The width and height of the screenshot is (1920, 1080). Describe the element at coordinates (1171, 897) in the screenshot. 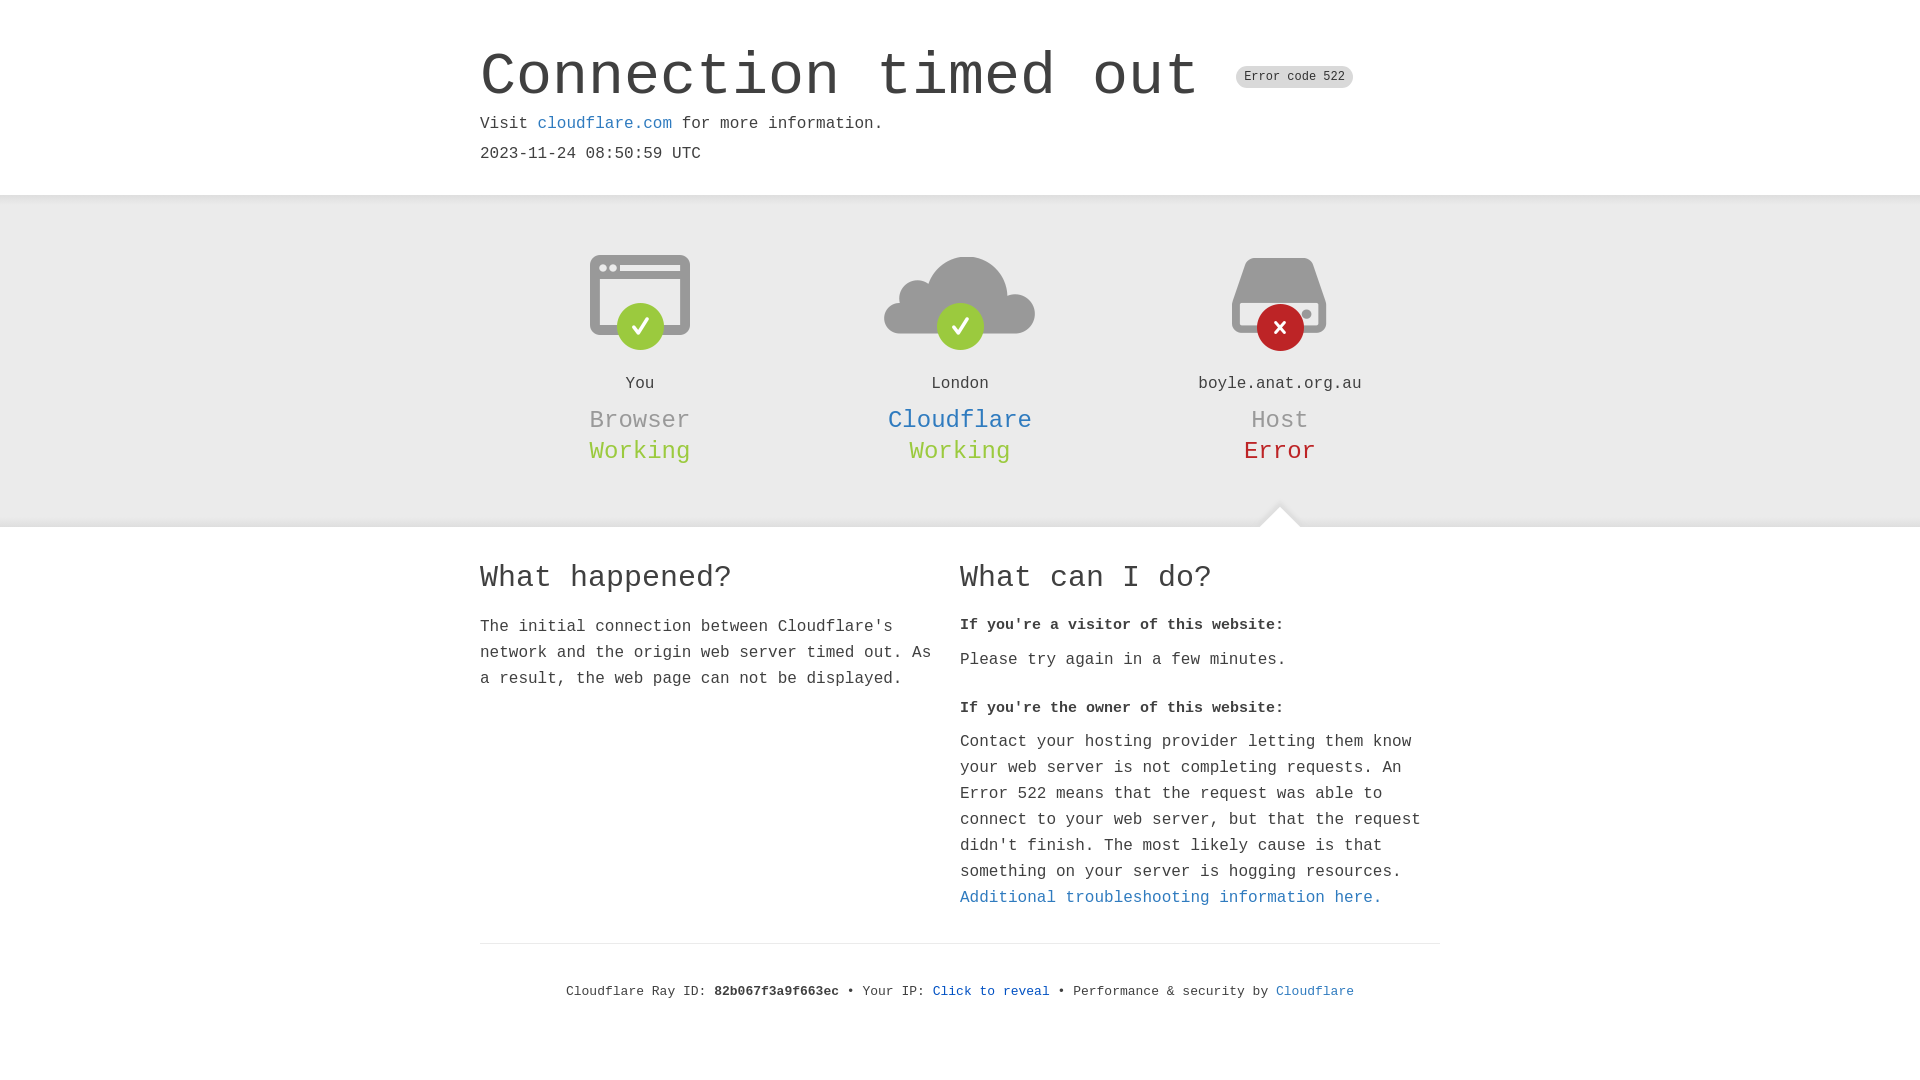

I see `'Additional troubleshooting information here.'` at that location.